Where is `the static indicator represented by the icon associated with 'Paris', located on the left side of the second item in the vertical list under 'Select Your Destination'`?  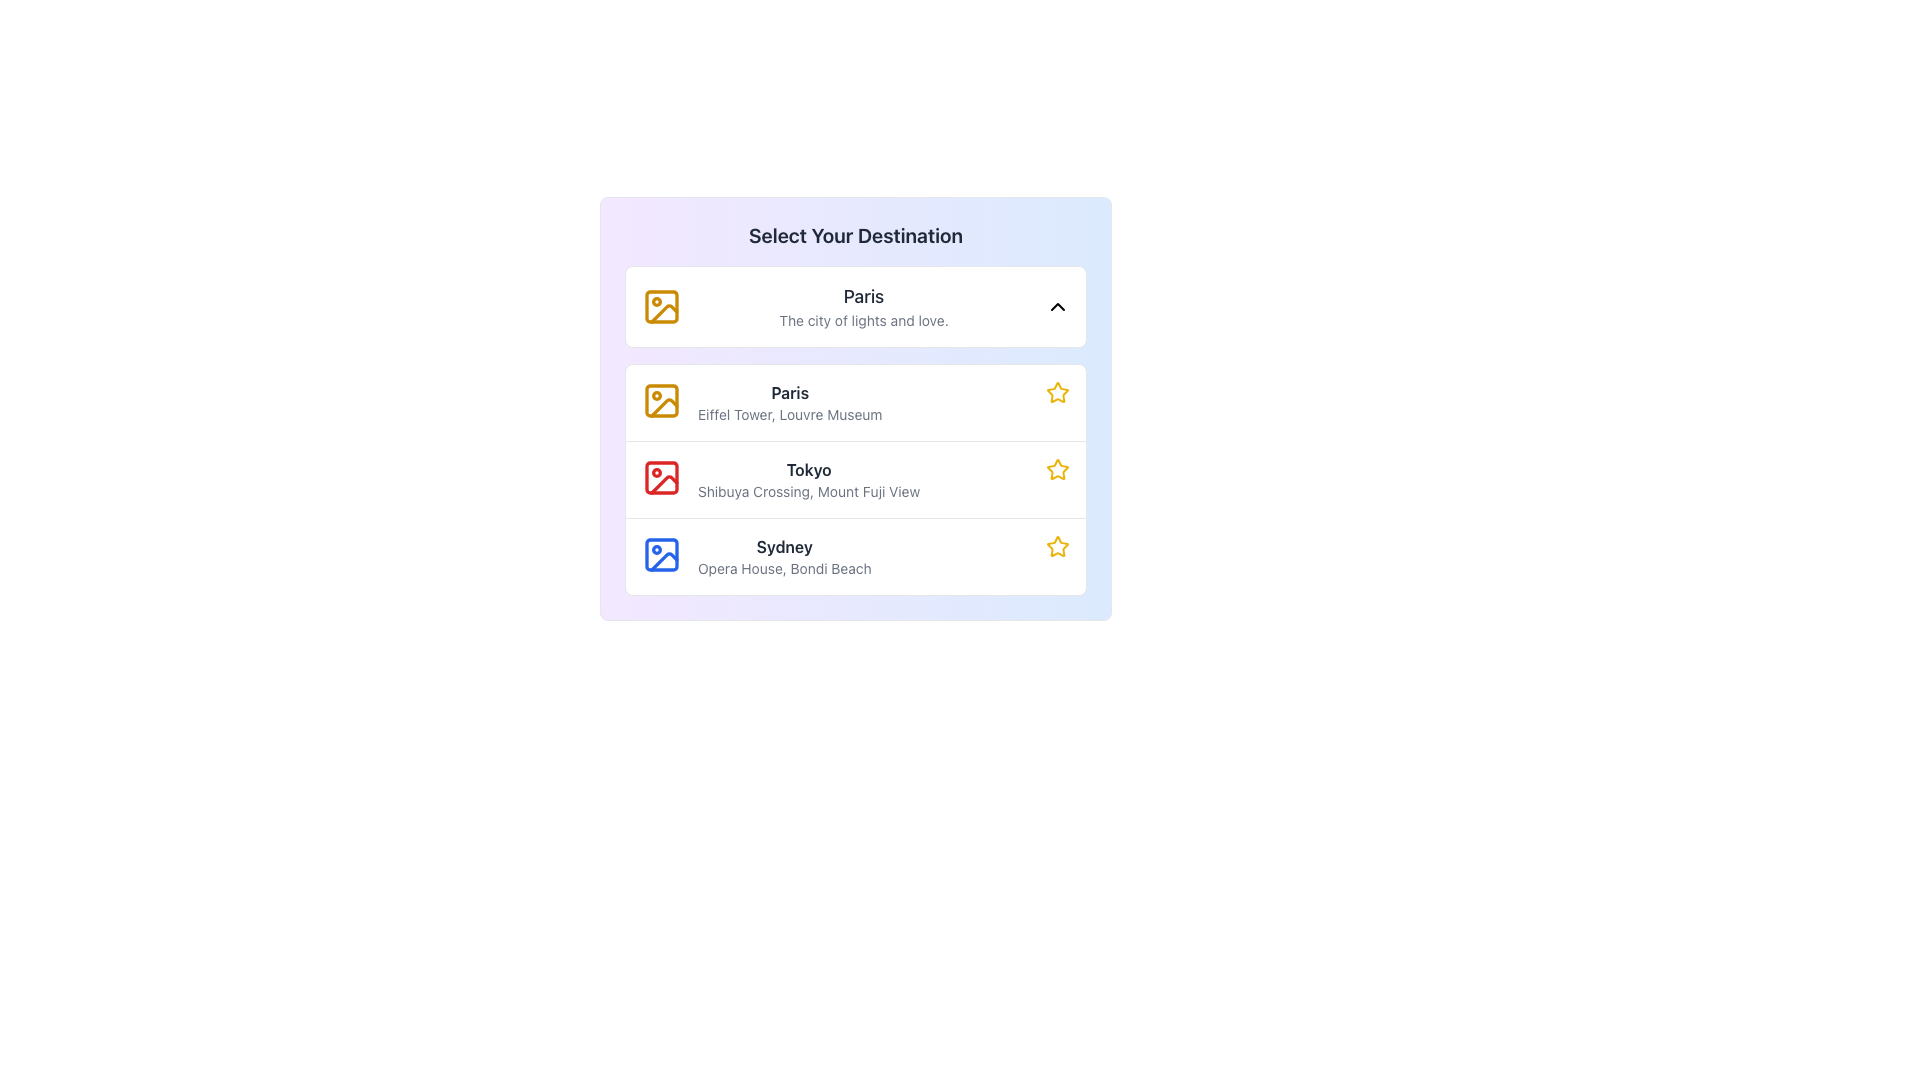 the static indicator represented by the icon associated with 'Paris', located on the left side of the second item in the vertical list under 'Select Your Destination' is located at coordinates (662, 401).